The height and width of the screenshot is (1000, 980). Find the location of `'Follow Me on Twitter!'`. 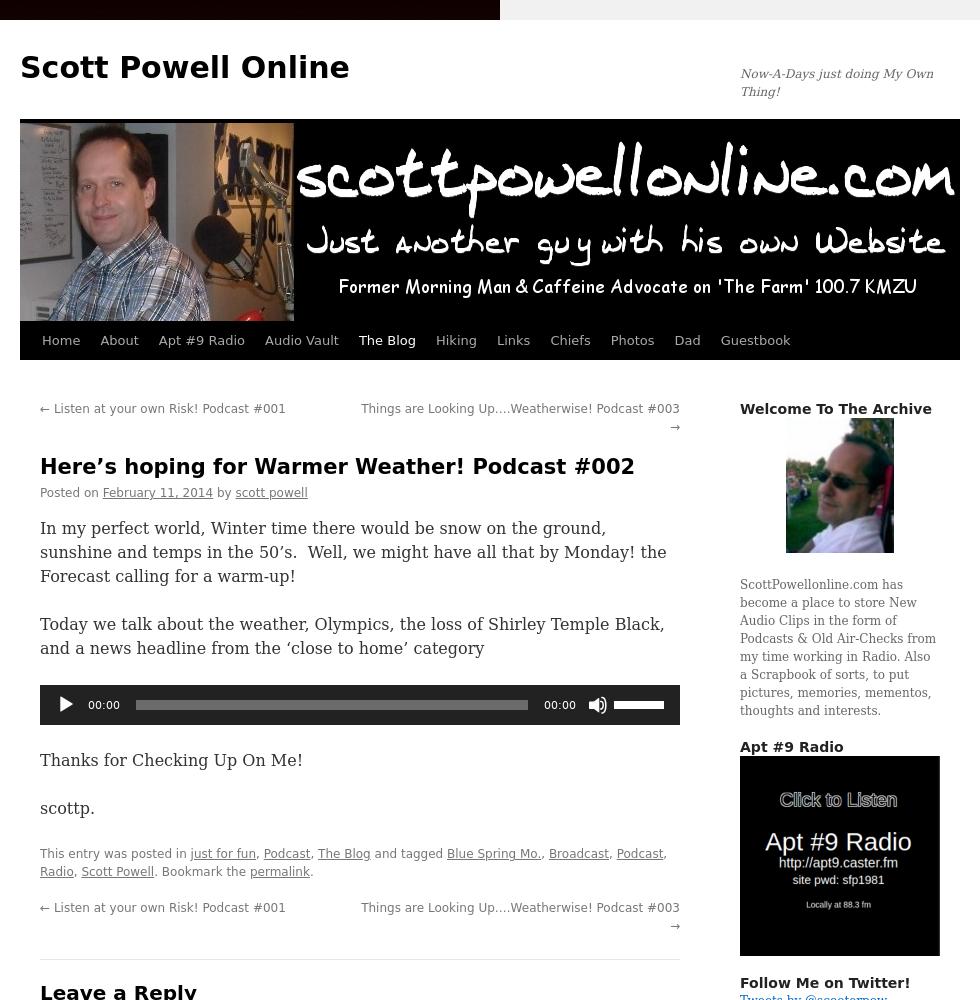

'Follow Me on Twitter!' is located at coordinates (824, 982).